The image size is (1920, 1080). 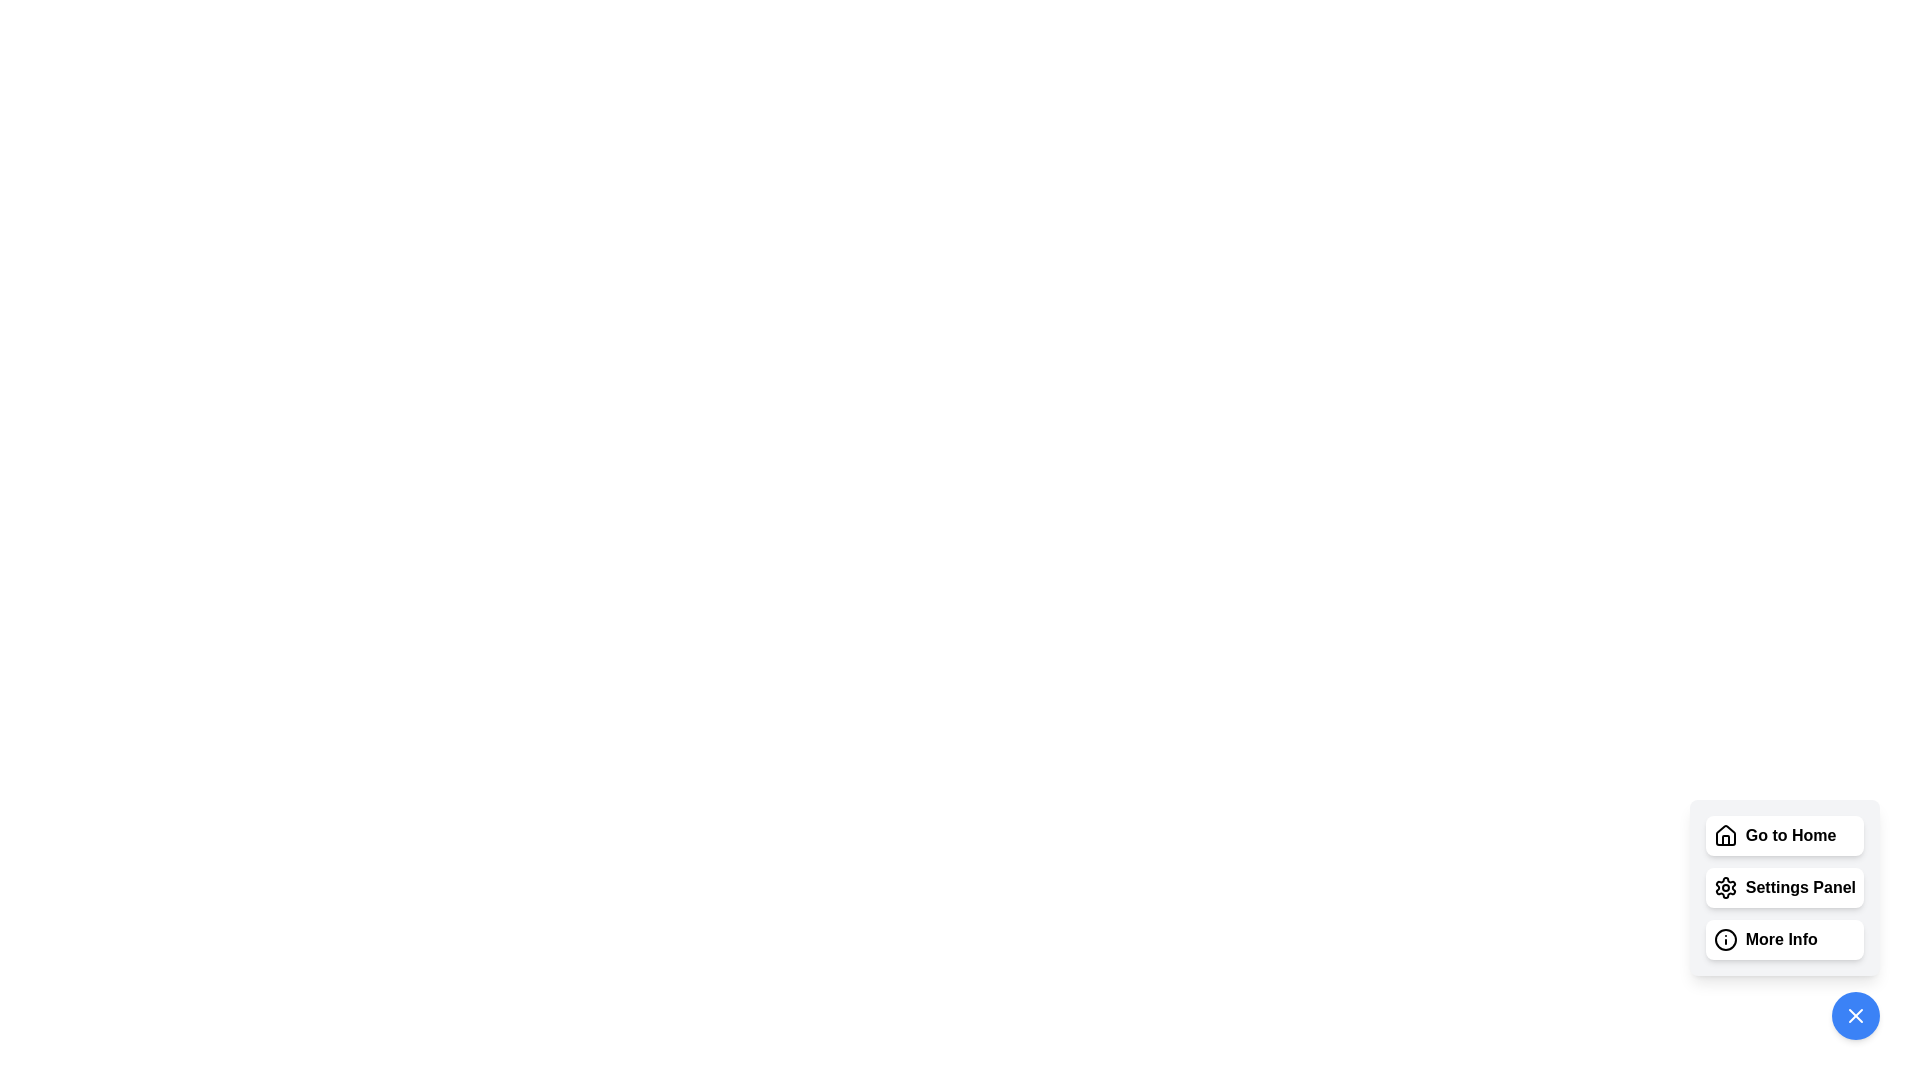 I want to click on the SVG graphical element resembling an 'X' located in the bottom-right corner of the interface, which is part of a button-like component, so click(x=1855, y=1015).